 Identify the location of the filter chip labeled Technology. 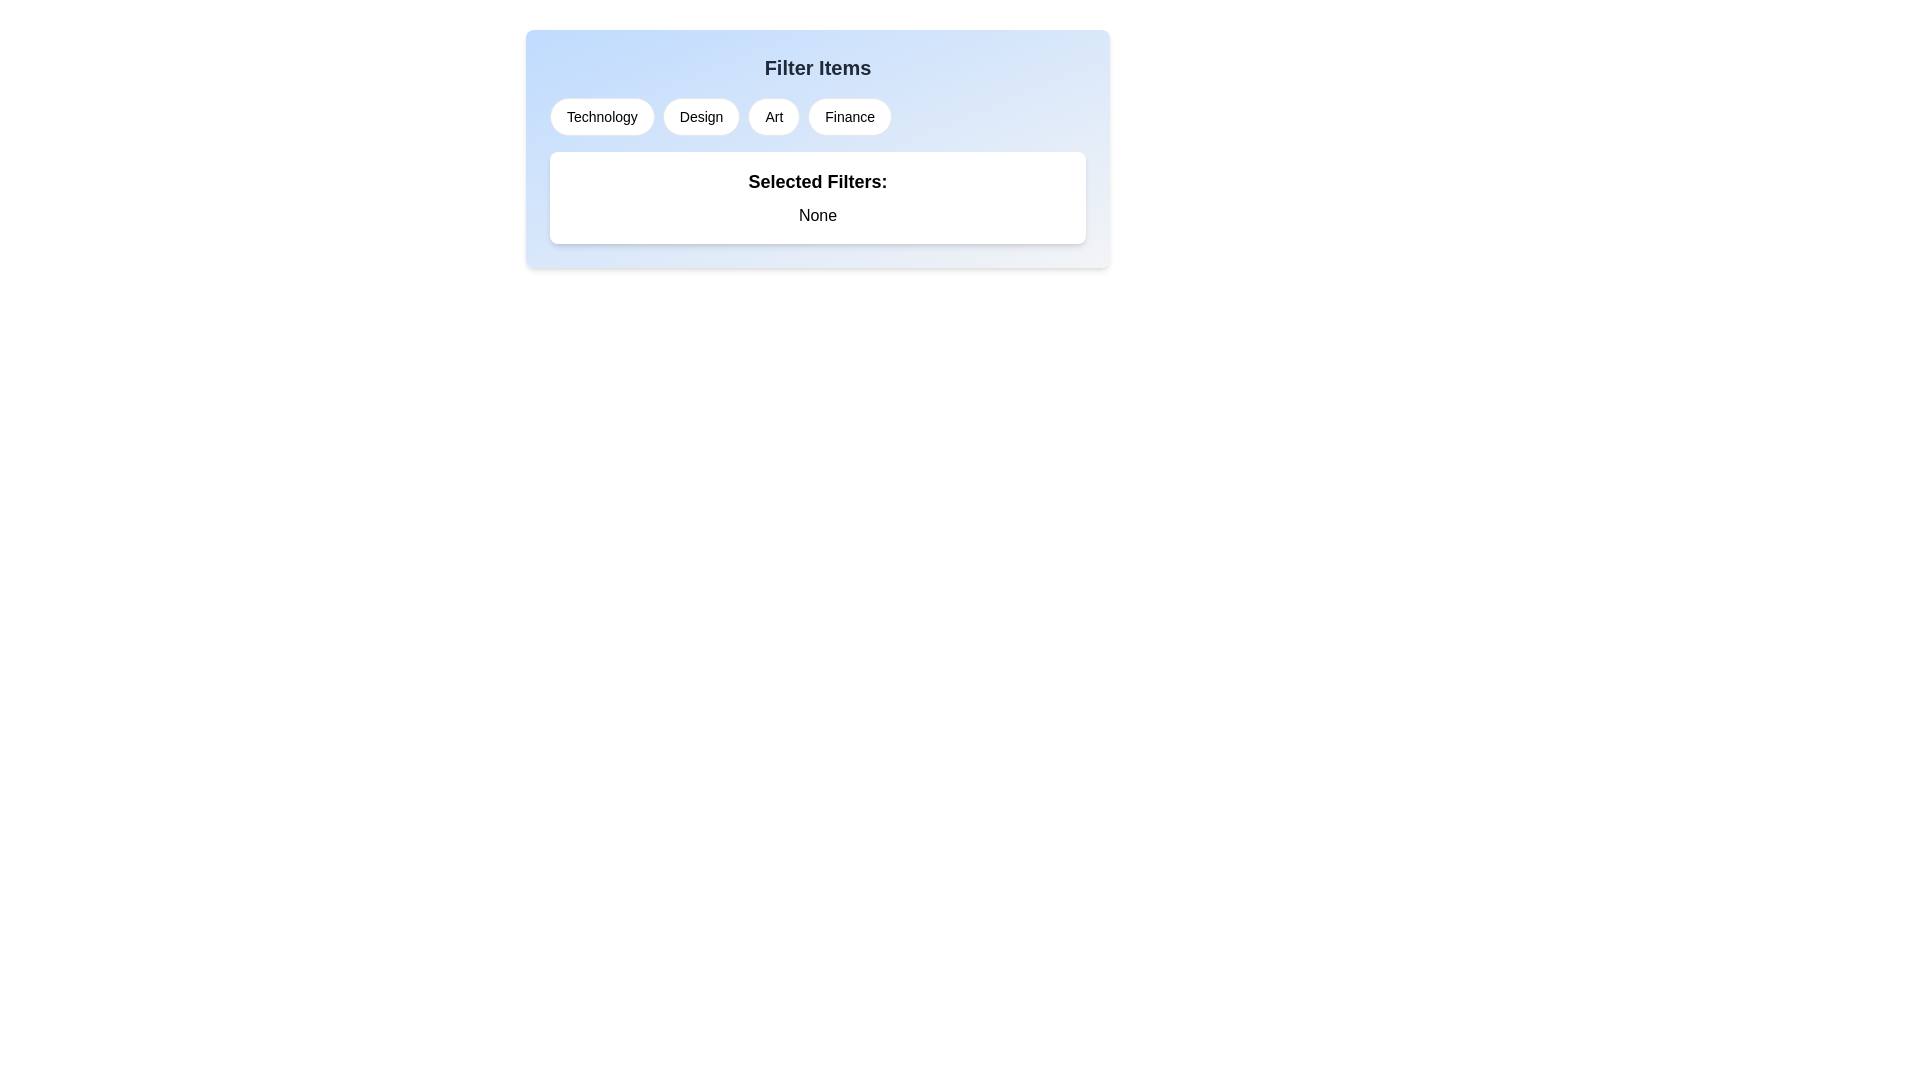
(600, 116).